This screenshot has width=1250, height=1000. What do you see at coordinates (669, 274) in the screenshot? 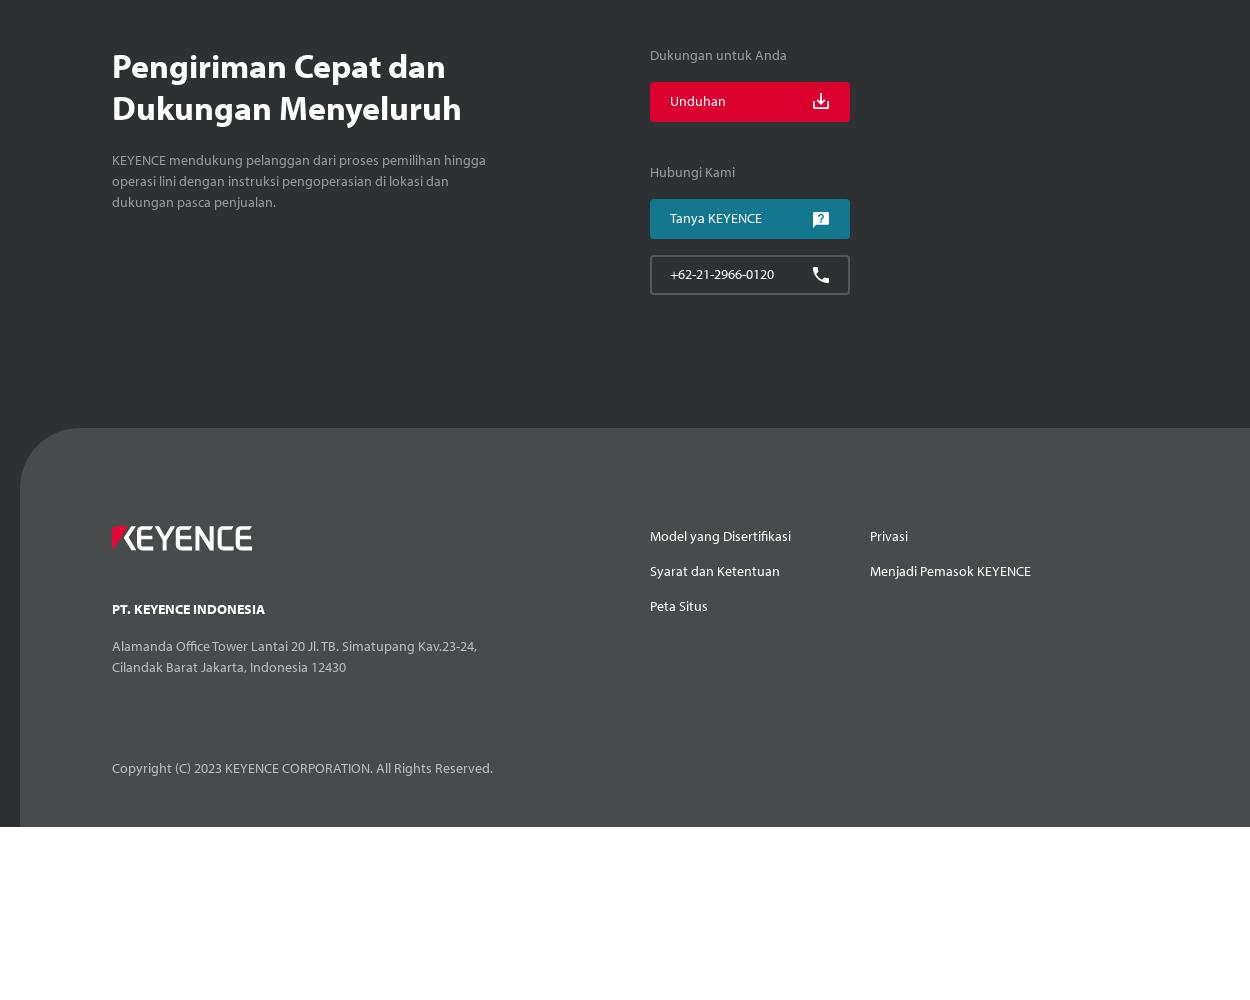
I see `'+62-21-2966-0120'` at bounding box center [669, 274].